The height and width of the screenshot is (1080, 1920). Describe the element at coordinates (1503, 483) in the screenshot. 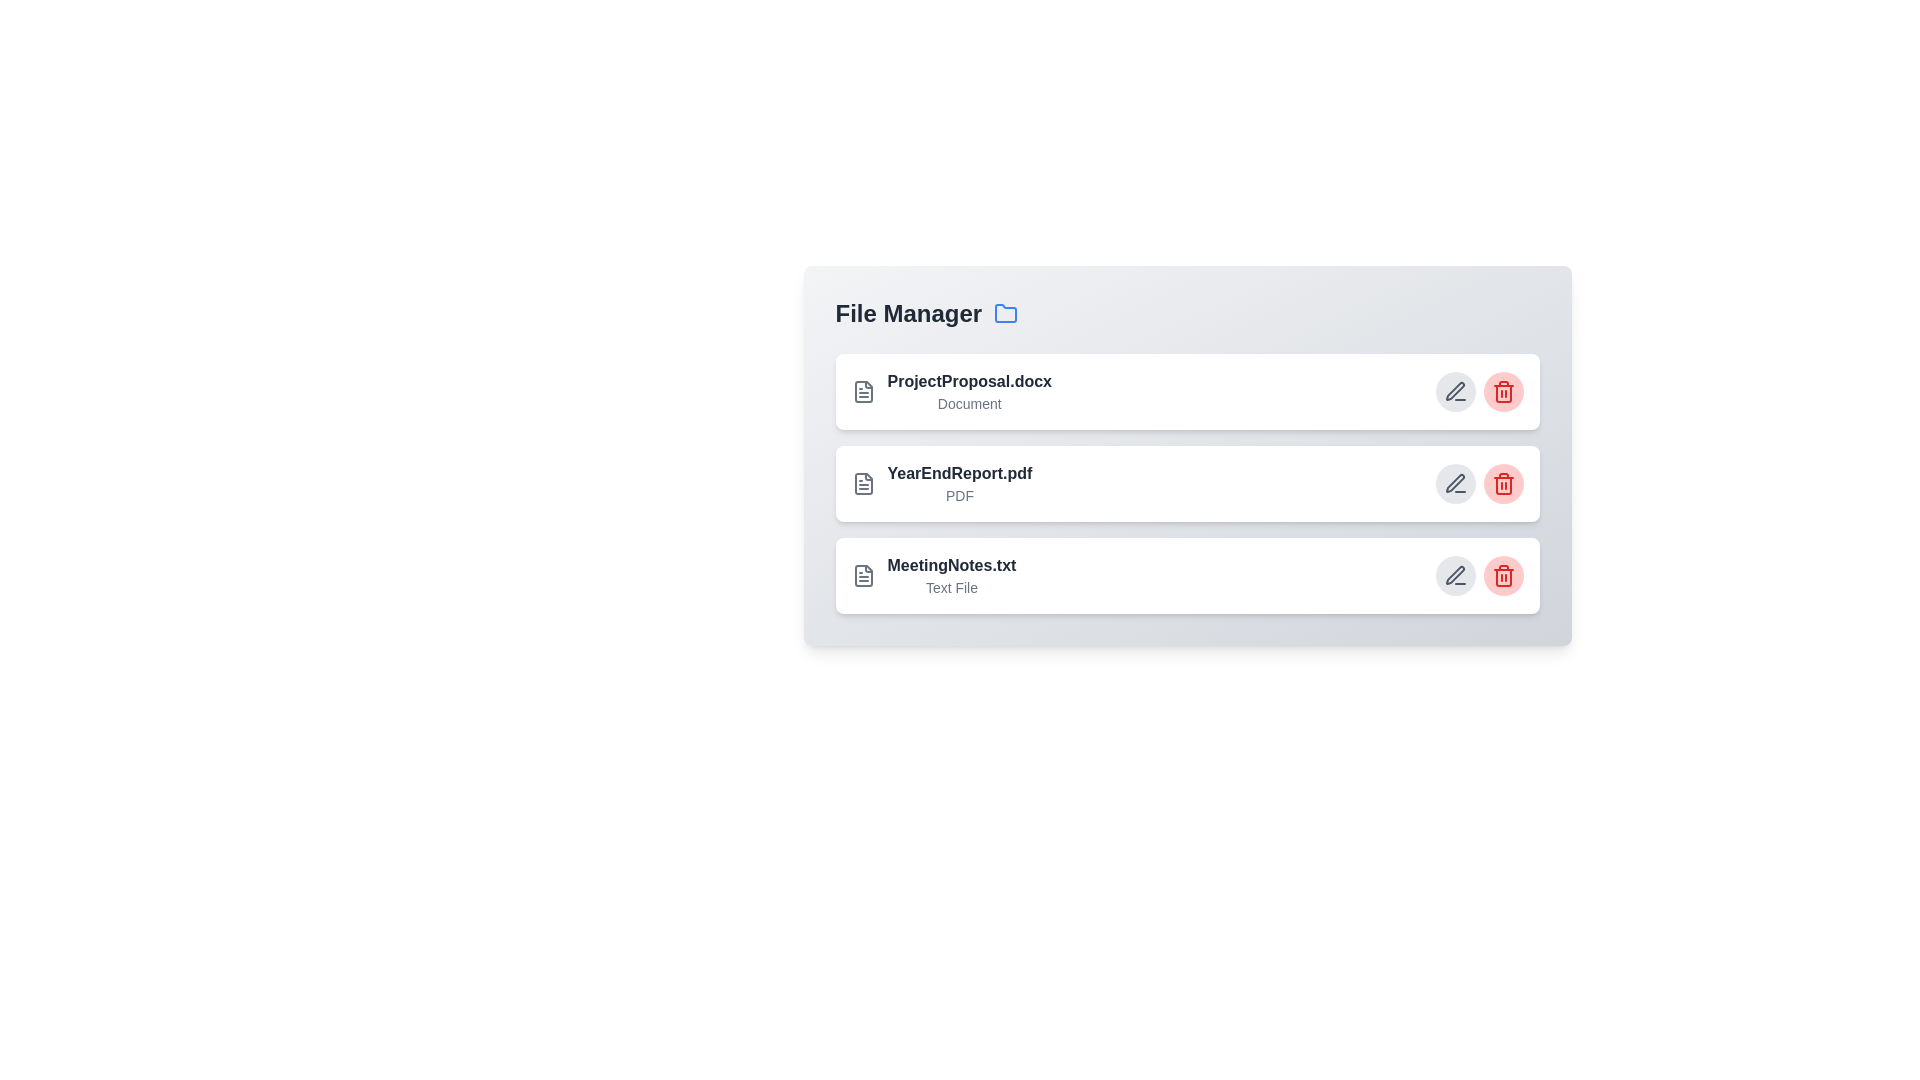

I see `delete button for the file named YearEndReport.pdf` at that location.